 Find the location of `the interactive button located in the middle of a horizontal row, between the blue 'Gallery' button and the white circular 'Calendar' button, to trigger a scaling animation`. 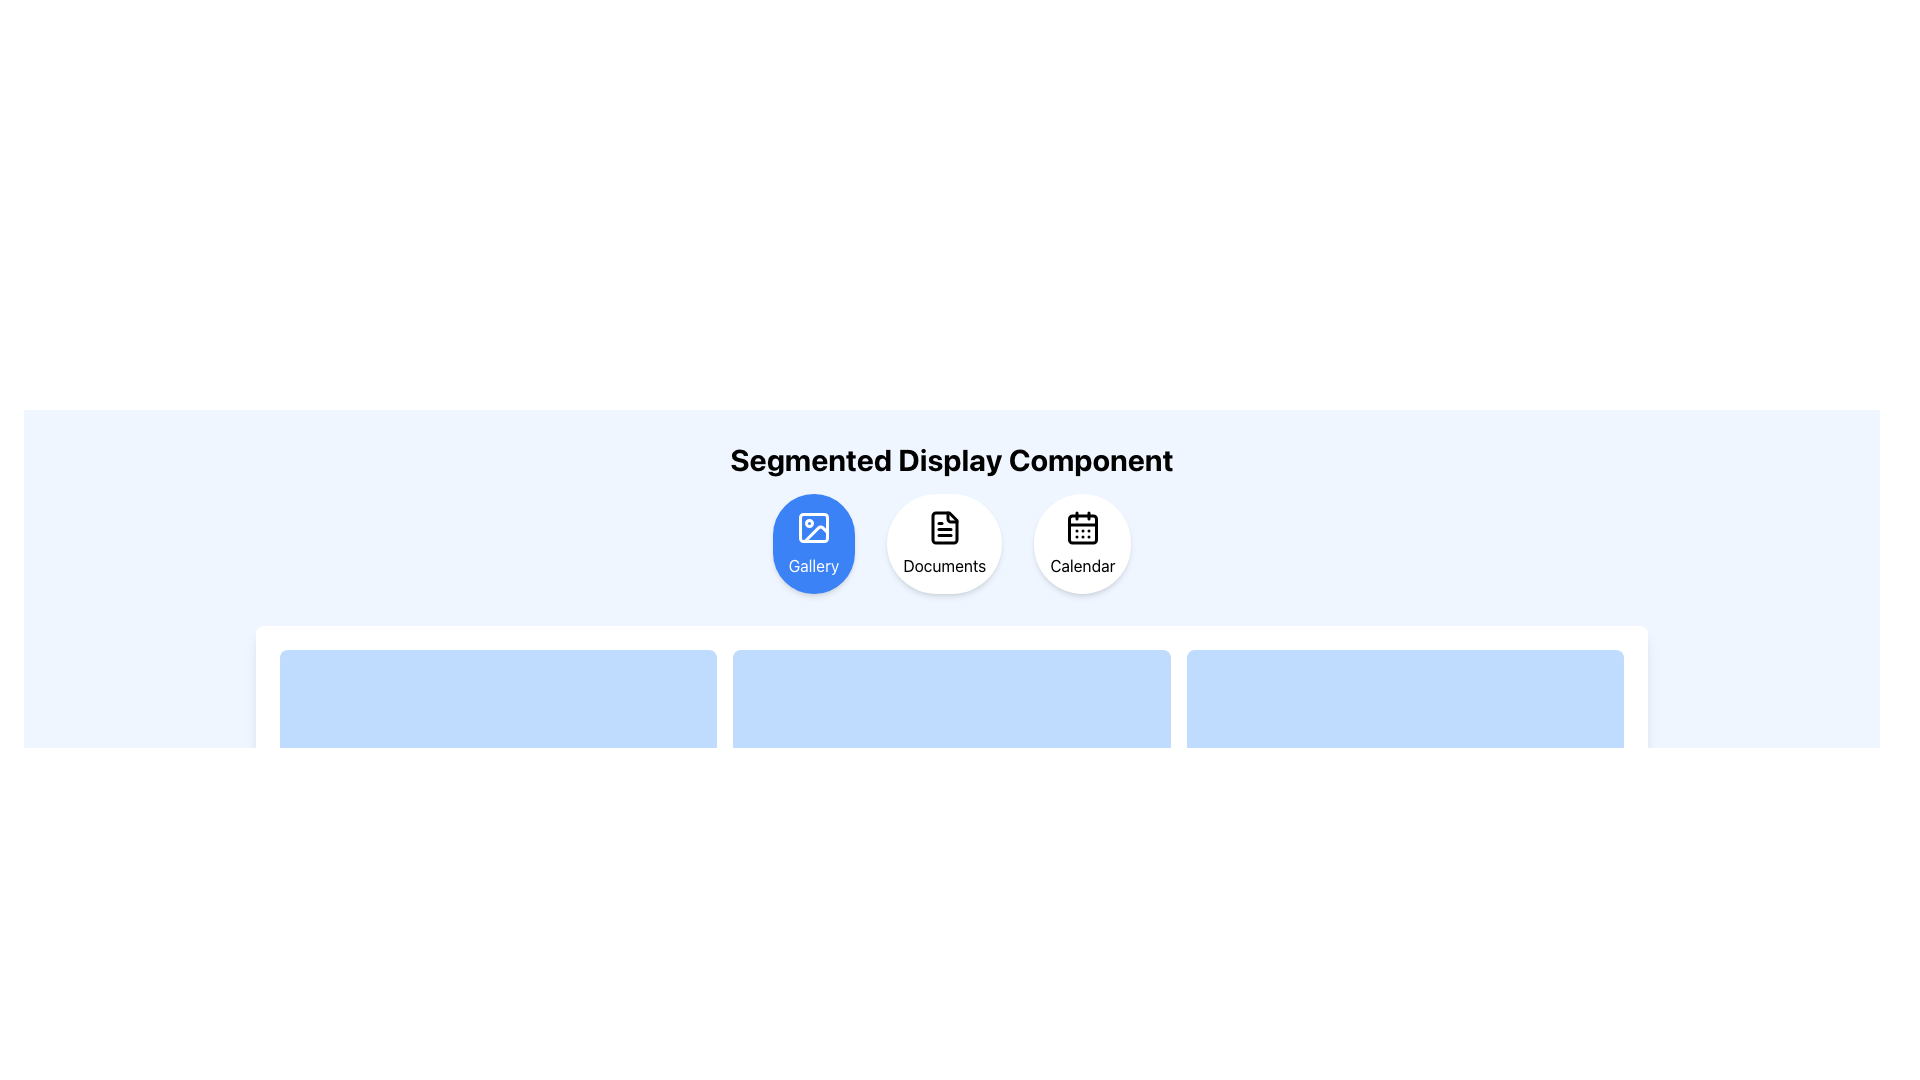

the interactive button located in the middle of a horizontal row, between the blue 'Gallery' button and the white circular 'Calendar' button, to trigger a scaling animation is located at coordinates (950, 543).